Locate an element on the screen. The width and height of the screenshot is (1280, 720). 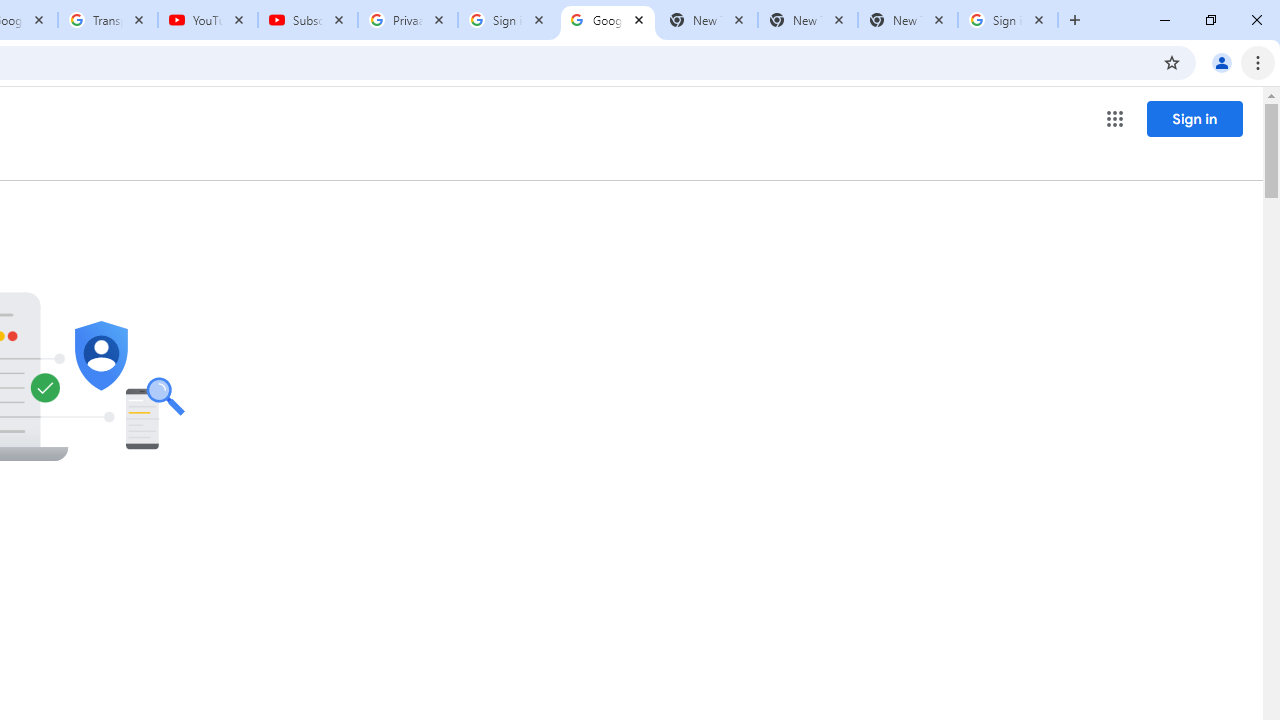
'Subscriptions - YouTube' is located at coordinates (307, 20).